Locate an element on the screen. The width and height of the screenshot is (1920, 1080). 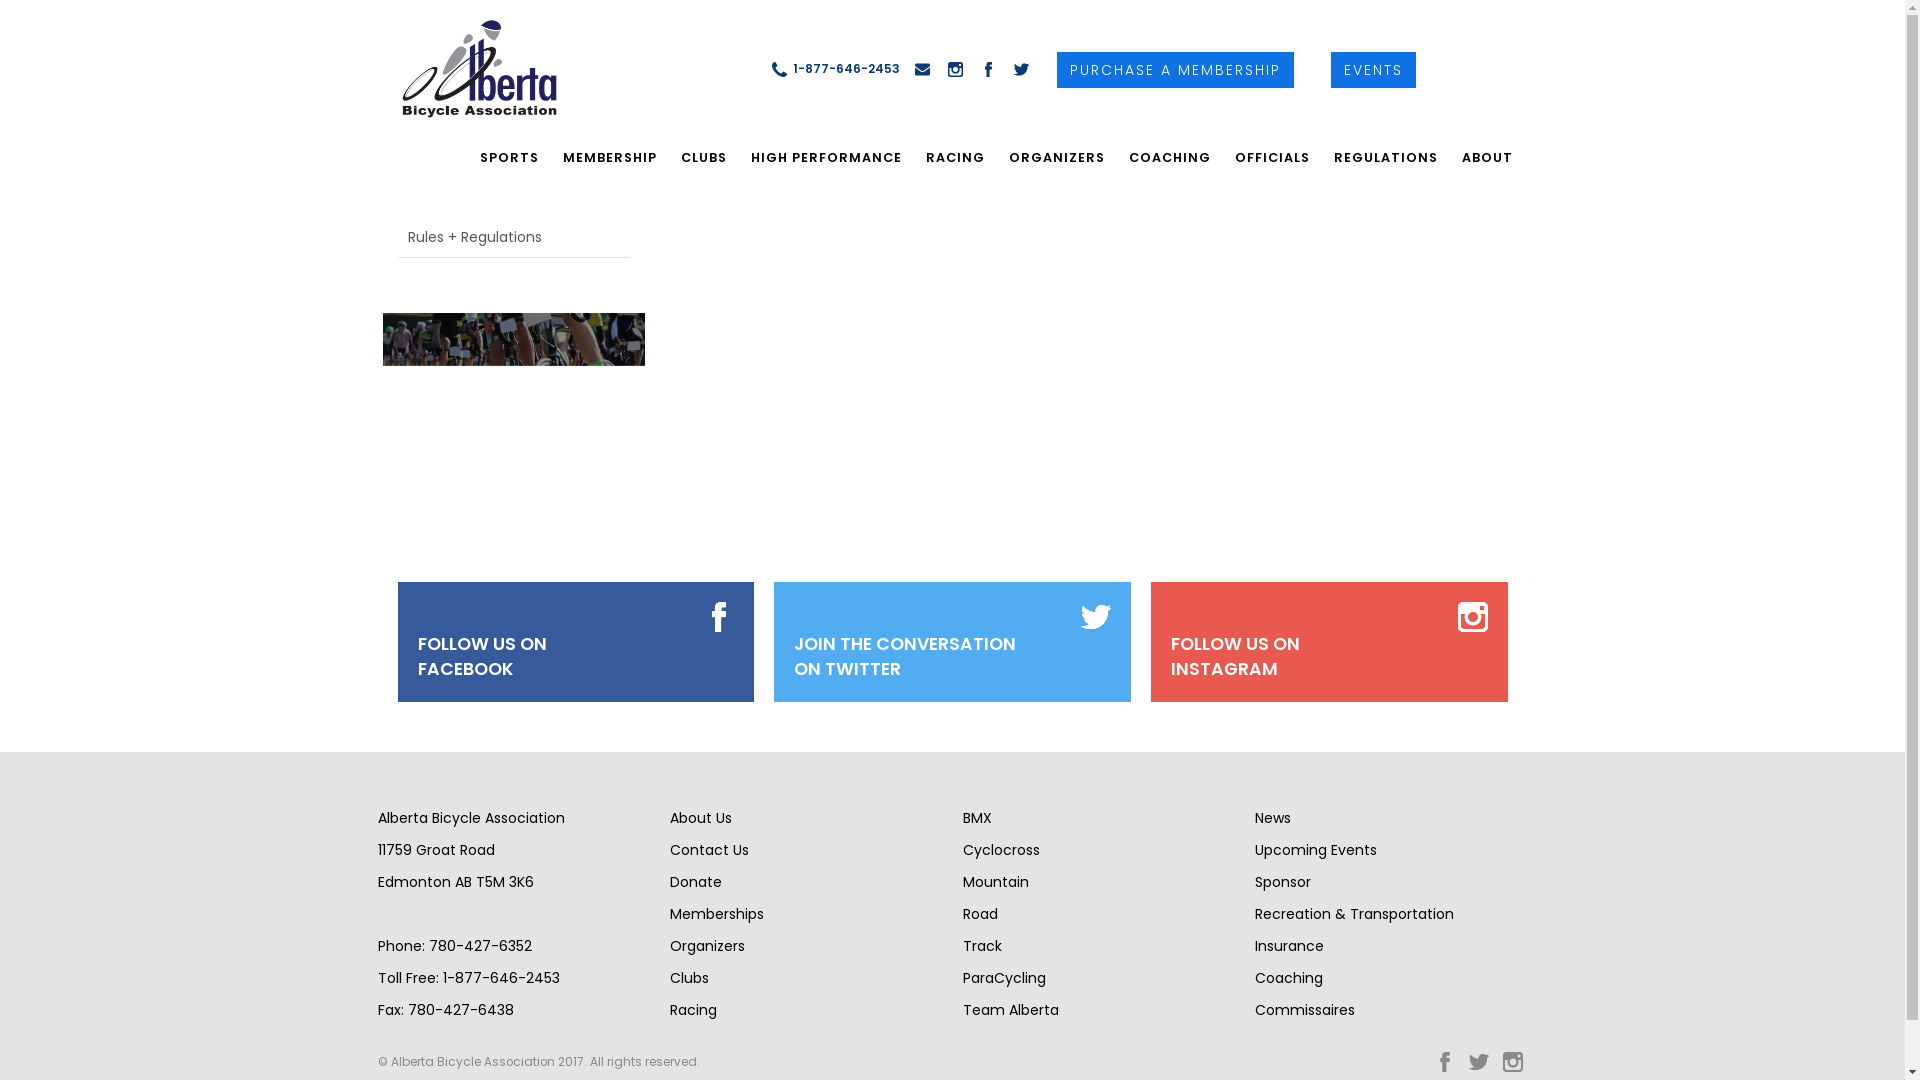
'COACHING' is located at coordinates (1169, 157).